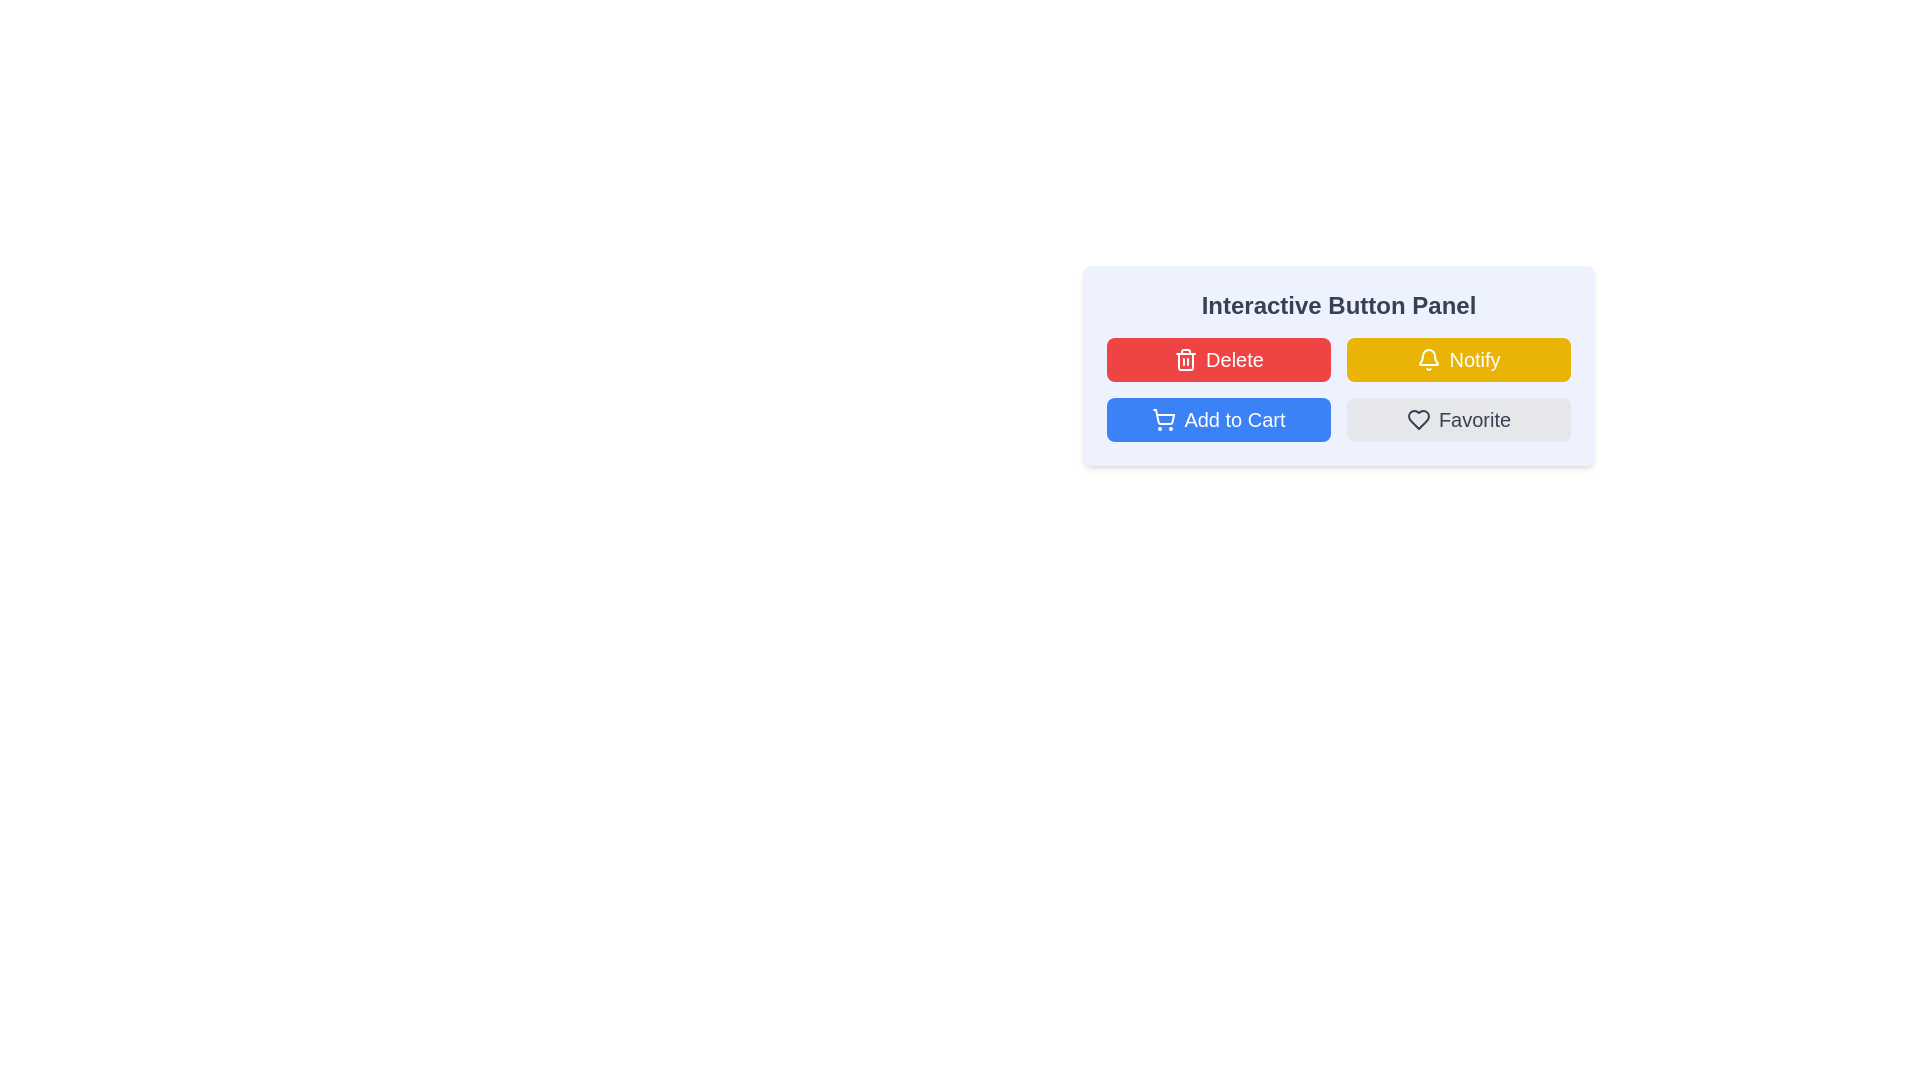 Image resolution: width=1920 pixels, height=1080 pixels. Describe the element at coordinates (1164, 419) in the screenshot. I see `the shopping cart icon embedded inside the 'Add to Cart' button, which is the second button from the left in the 'Interactive Button Panel'` at that location.